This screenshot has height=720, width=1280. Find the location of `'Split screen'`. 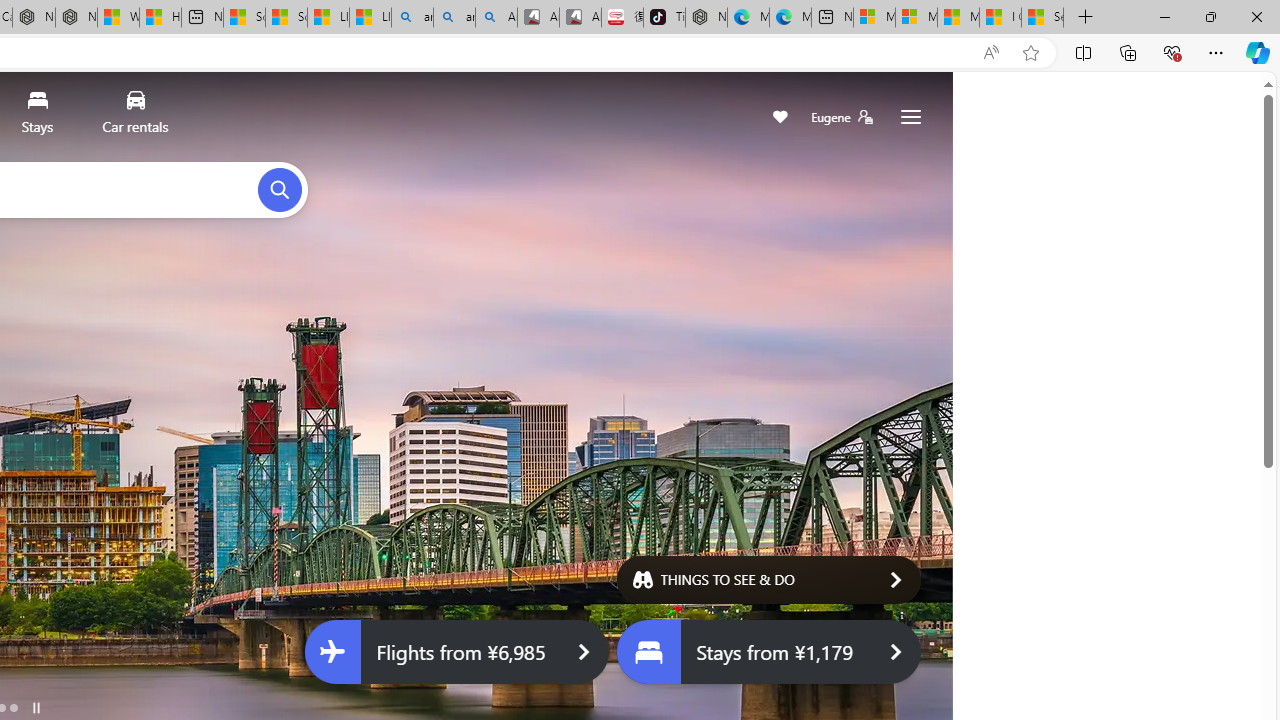

'Split screen' is located at coordinates (1082, 51).